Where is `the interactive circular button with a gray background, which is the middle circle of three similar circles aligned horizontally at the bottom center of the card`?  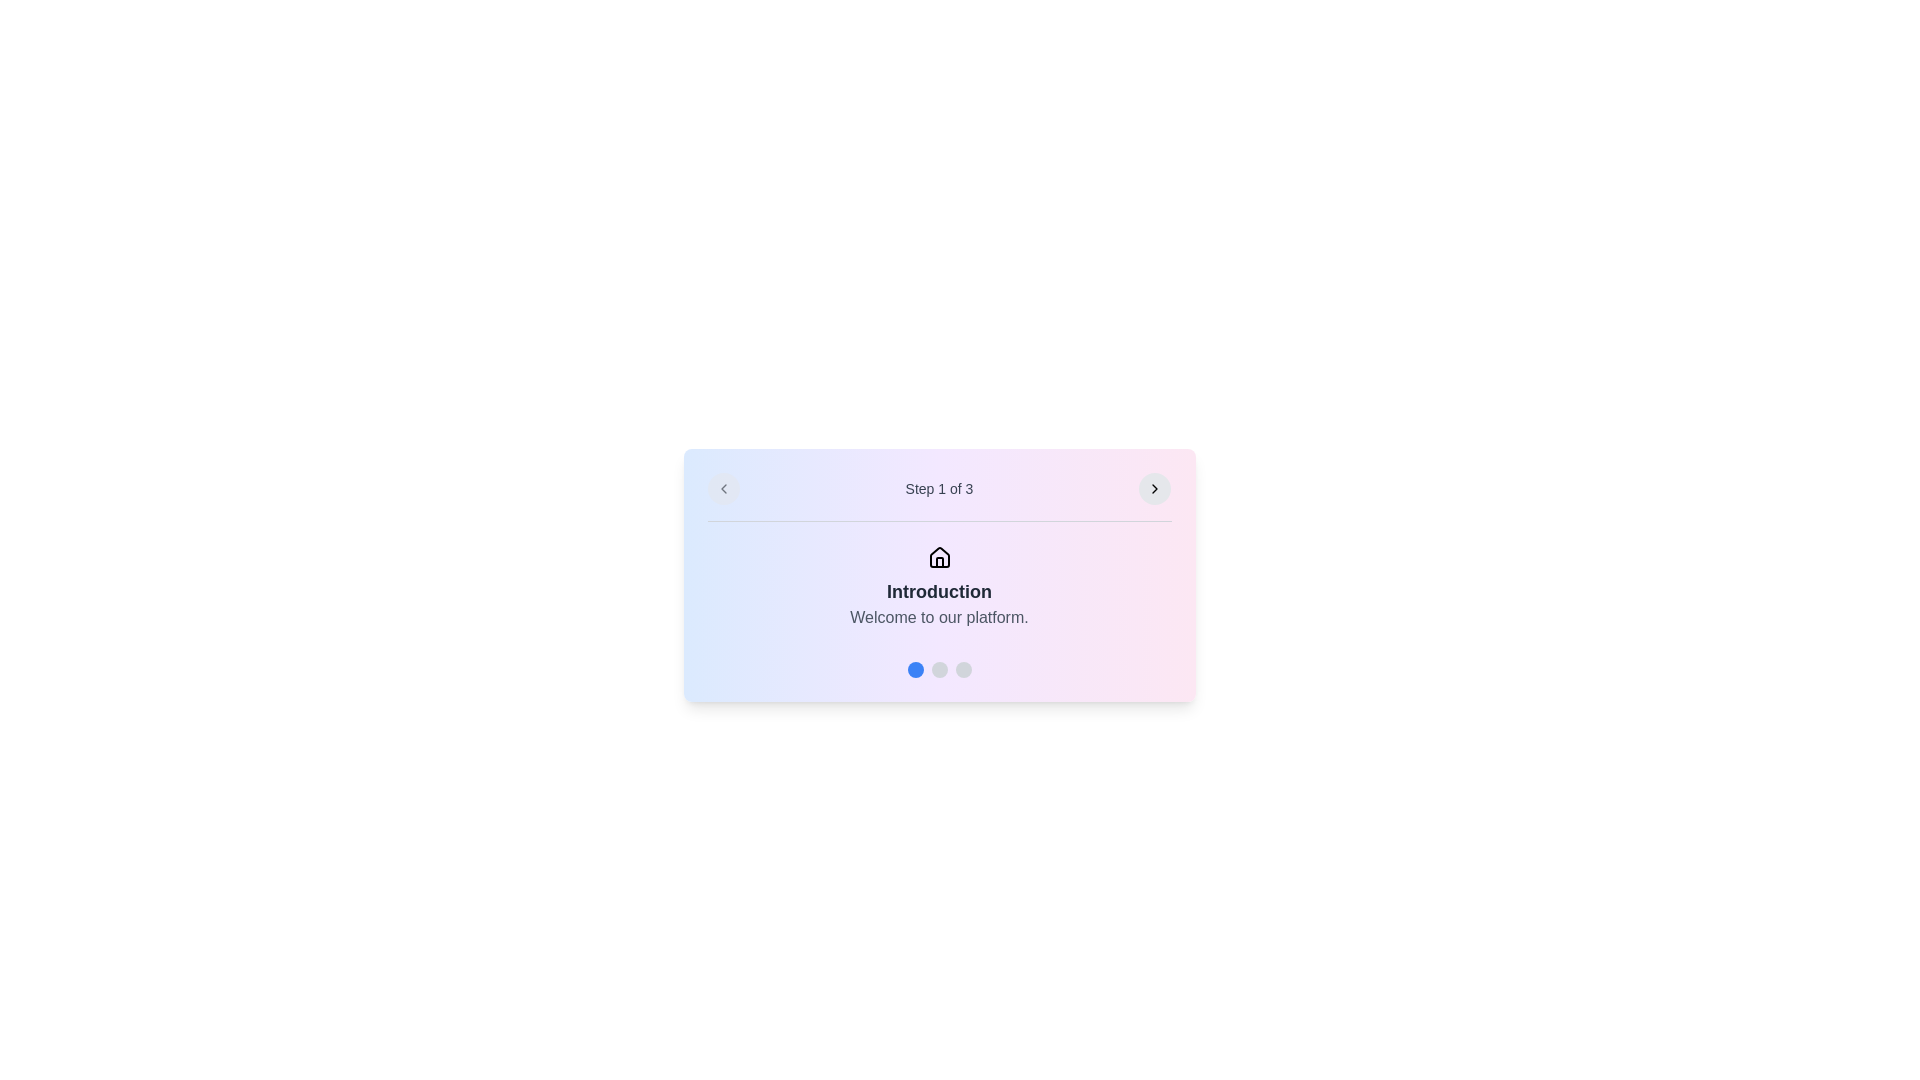
the interactive circular button with a gray background, which is the middle circle of three similar circles aligned horizontally at the bottom center of the card is located at coordinates (938, 670).